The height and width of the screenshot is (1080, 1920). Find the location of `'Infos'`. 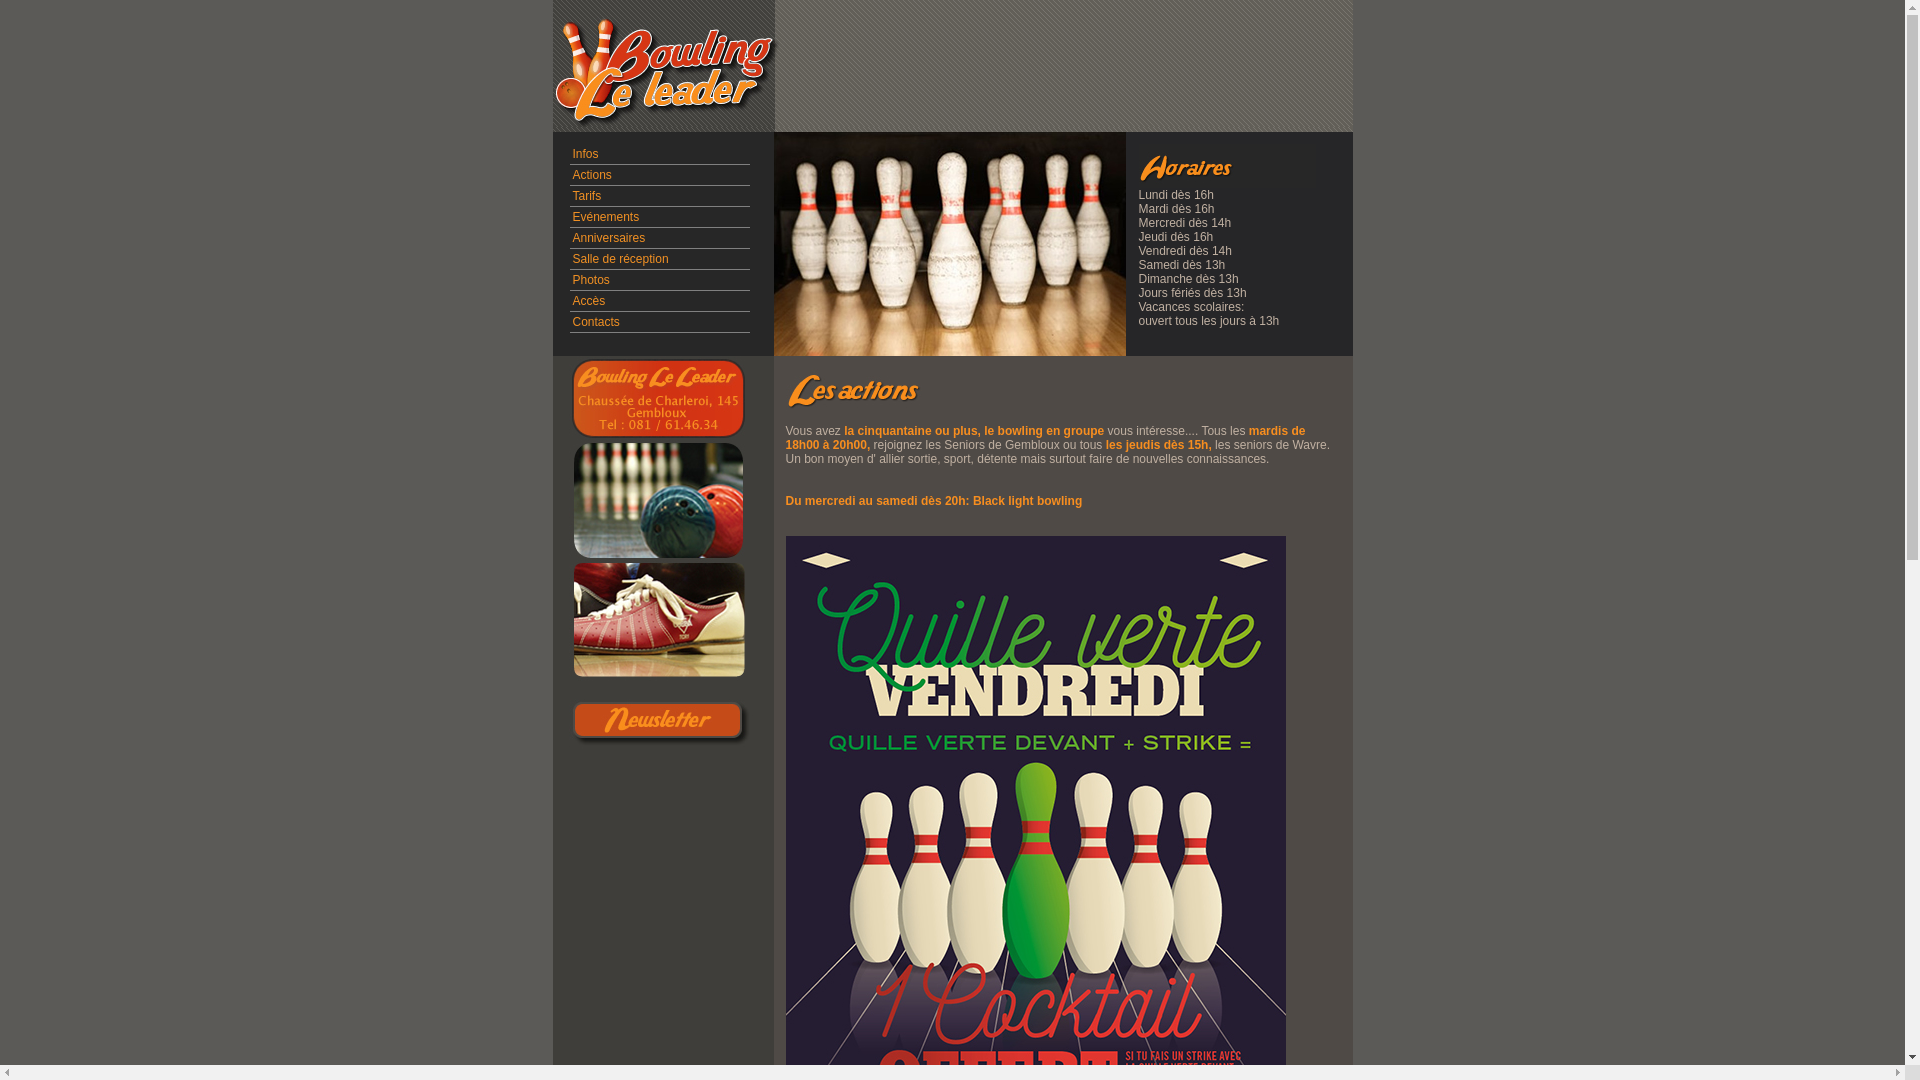

'Infos' is located at coordinates (584, 153).